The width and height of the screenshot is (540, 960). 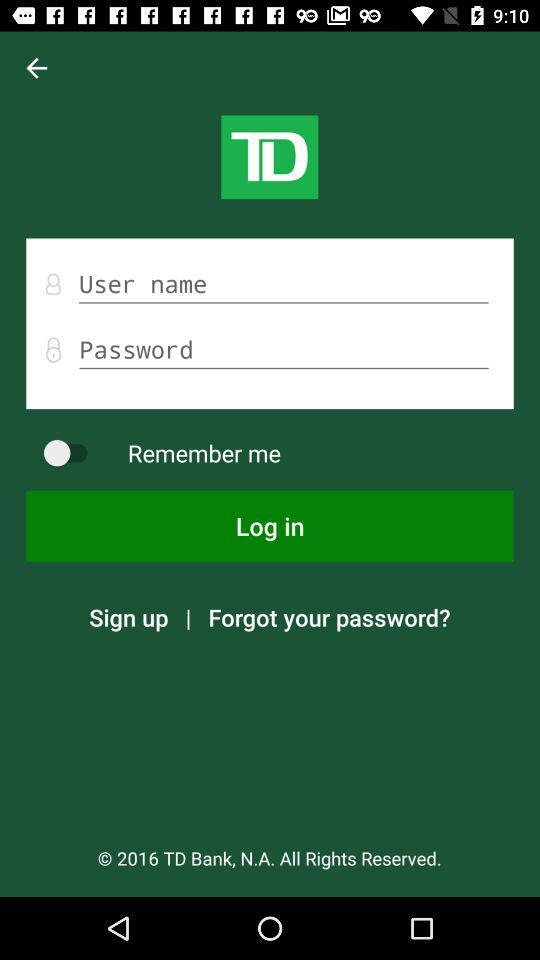 I want to click on the sign up icon, so click(x=128, y=616).